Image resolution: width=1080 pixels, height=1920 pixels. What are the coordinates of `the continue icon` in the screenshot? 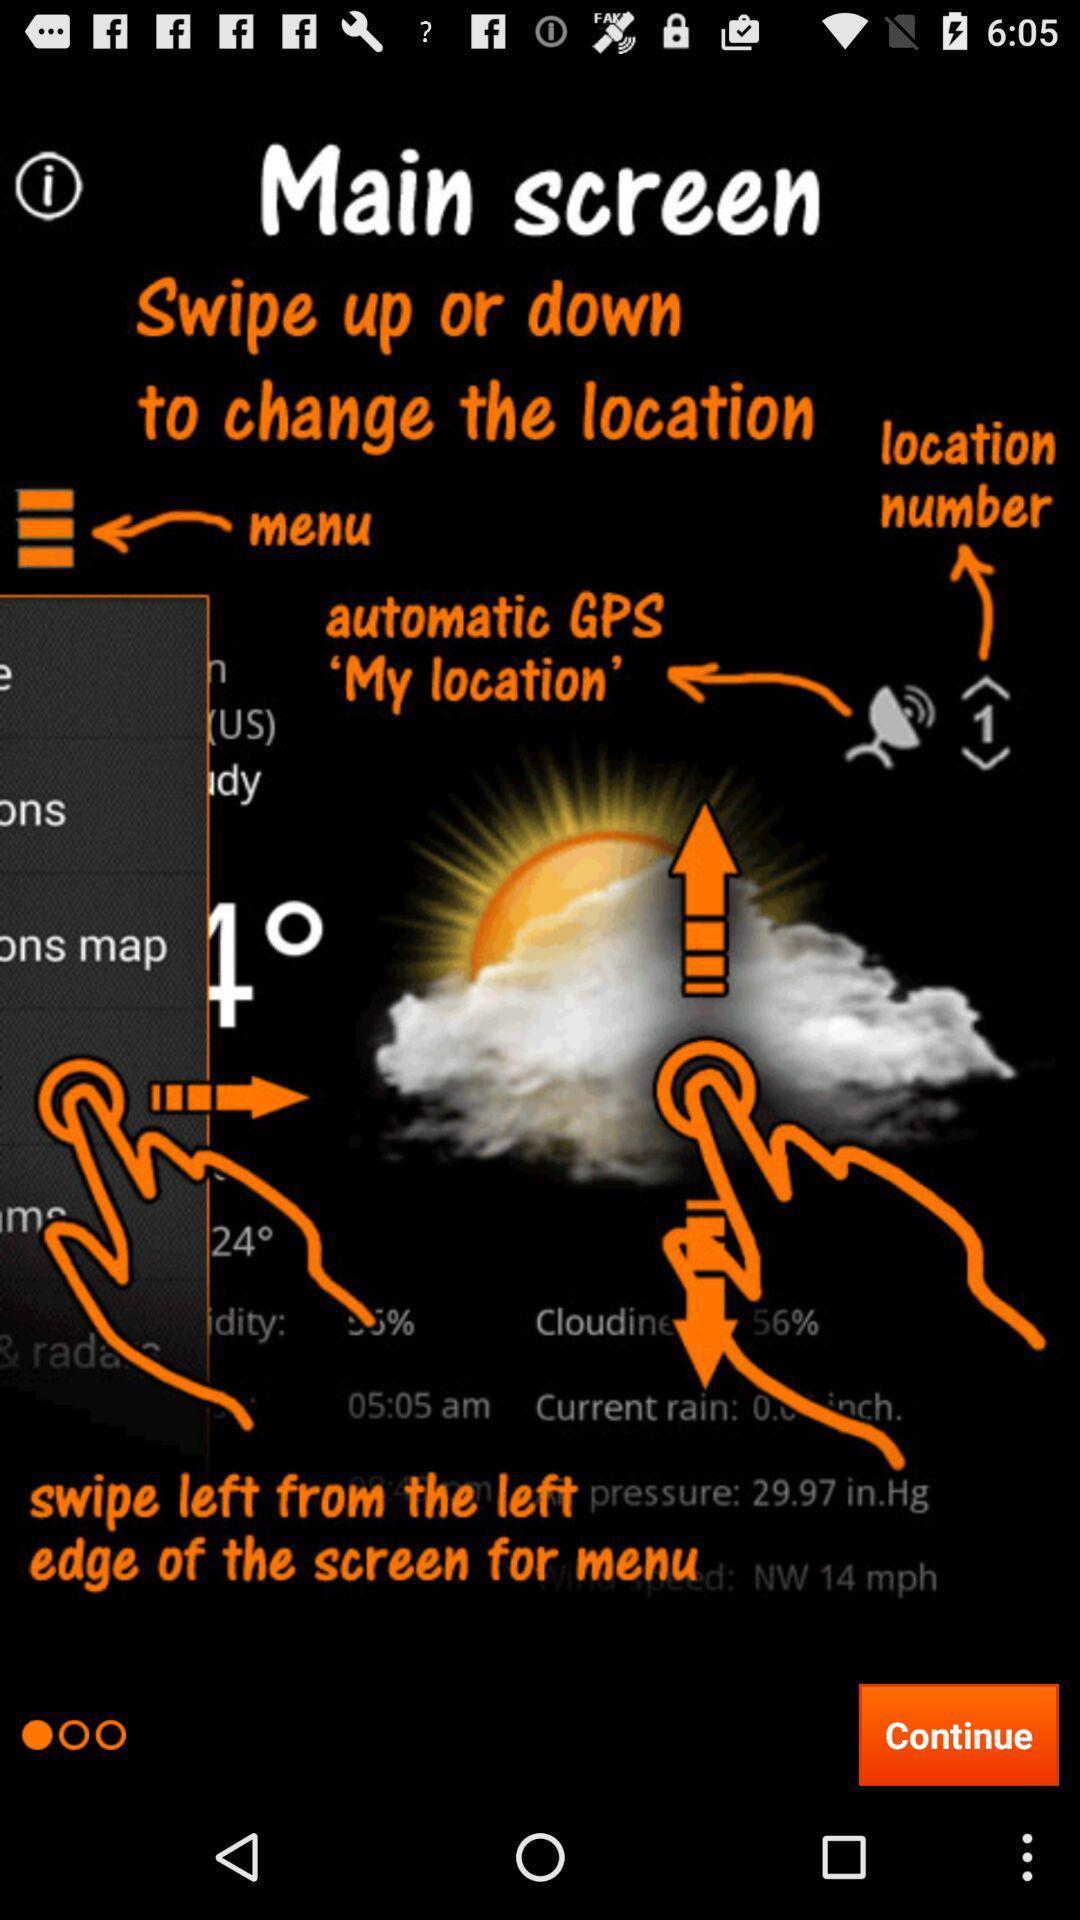 It's located at (957, 1733).